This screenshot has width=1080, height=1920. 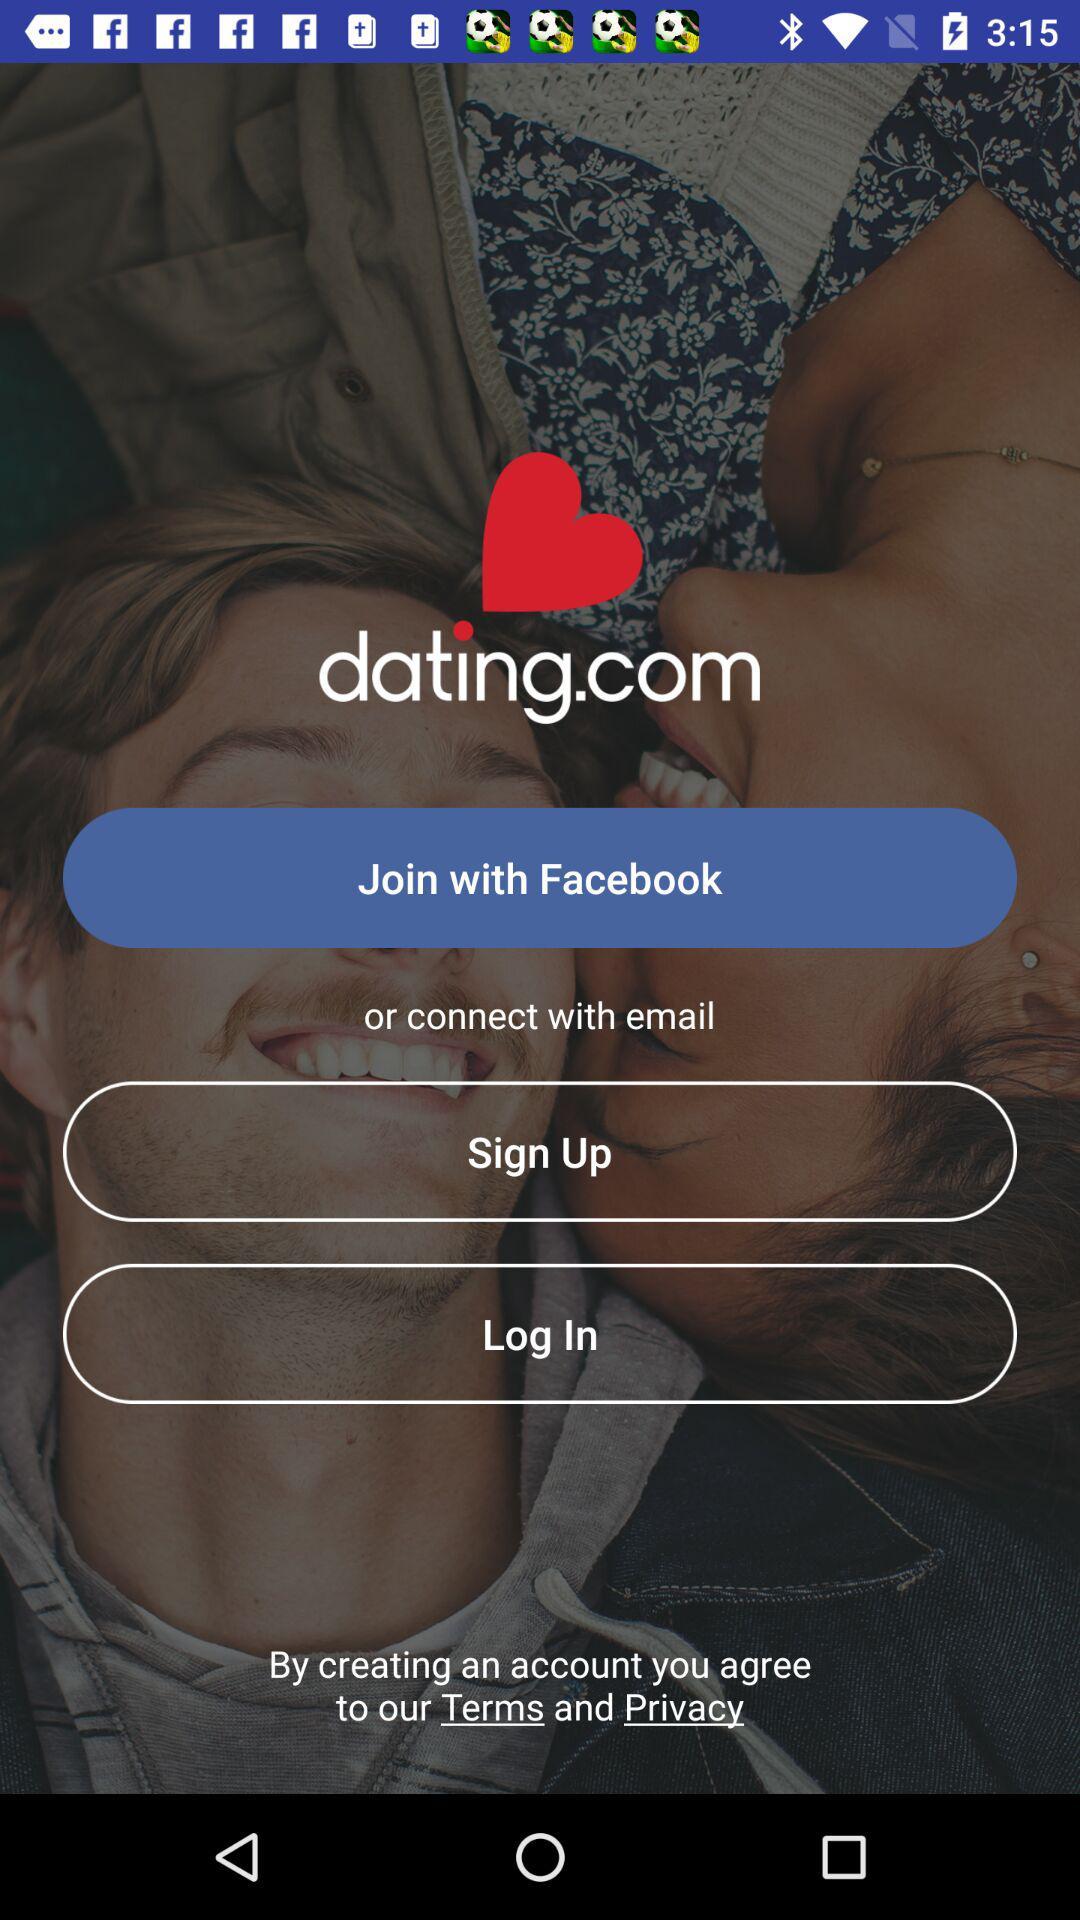 What do you see at coordinates (540, 1333) in the screenshot?
I see `log in` at bounding box center [540, 1333].